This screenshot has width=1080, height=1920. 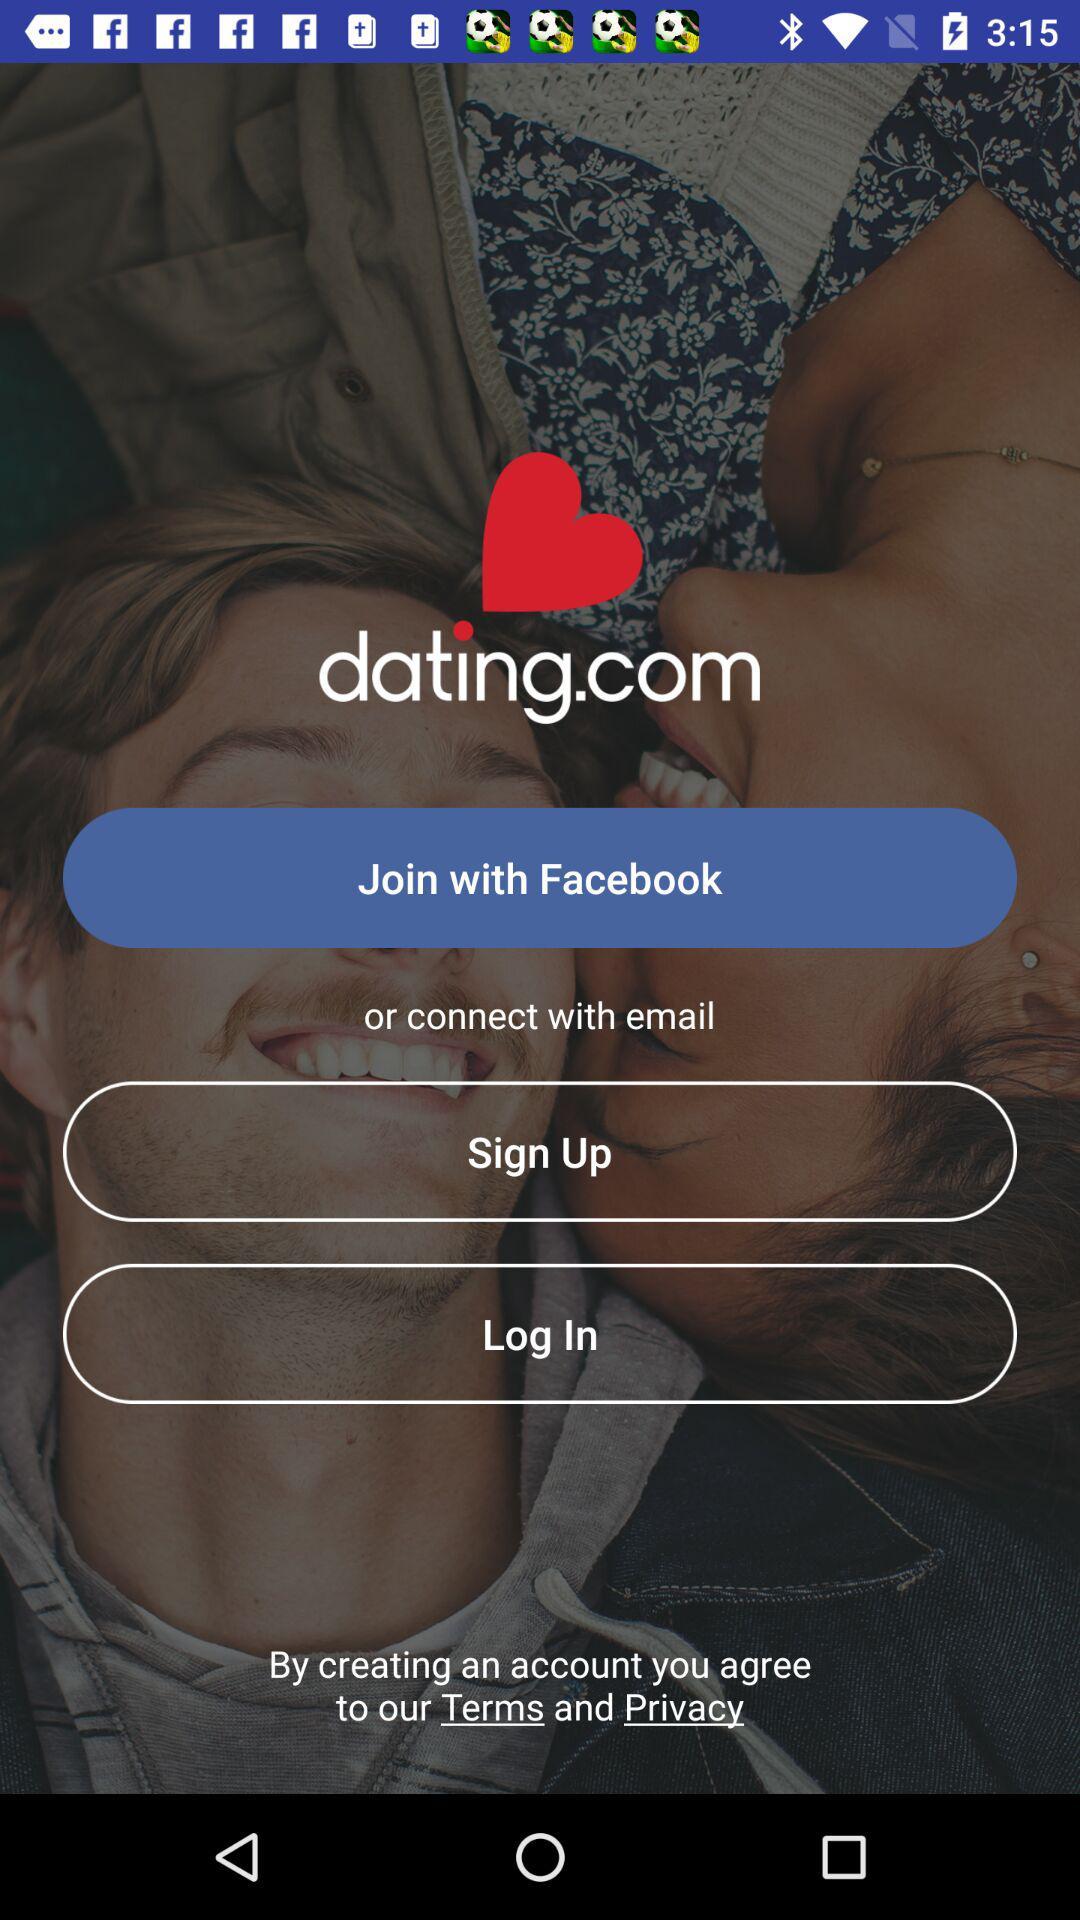 What do you see at coordinates (540, 1333) in the screenshot?
I see `log in` at bounding box center [540, 1333].